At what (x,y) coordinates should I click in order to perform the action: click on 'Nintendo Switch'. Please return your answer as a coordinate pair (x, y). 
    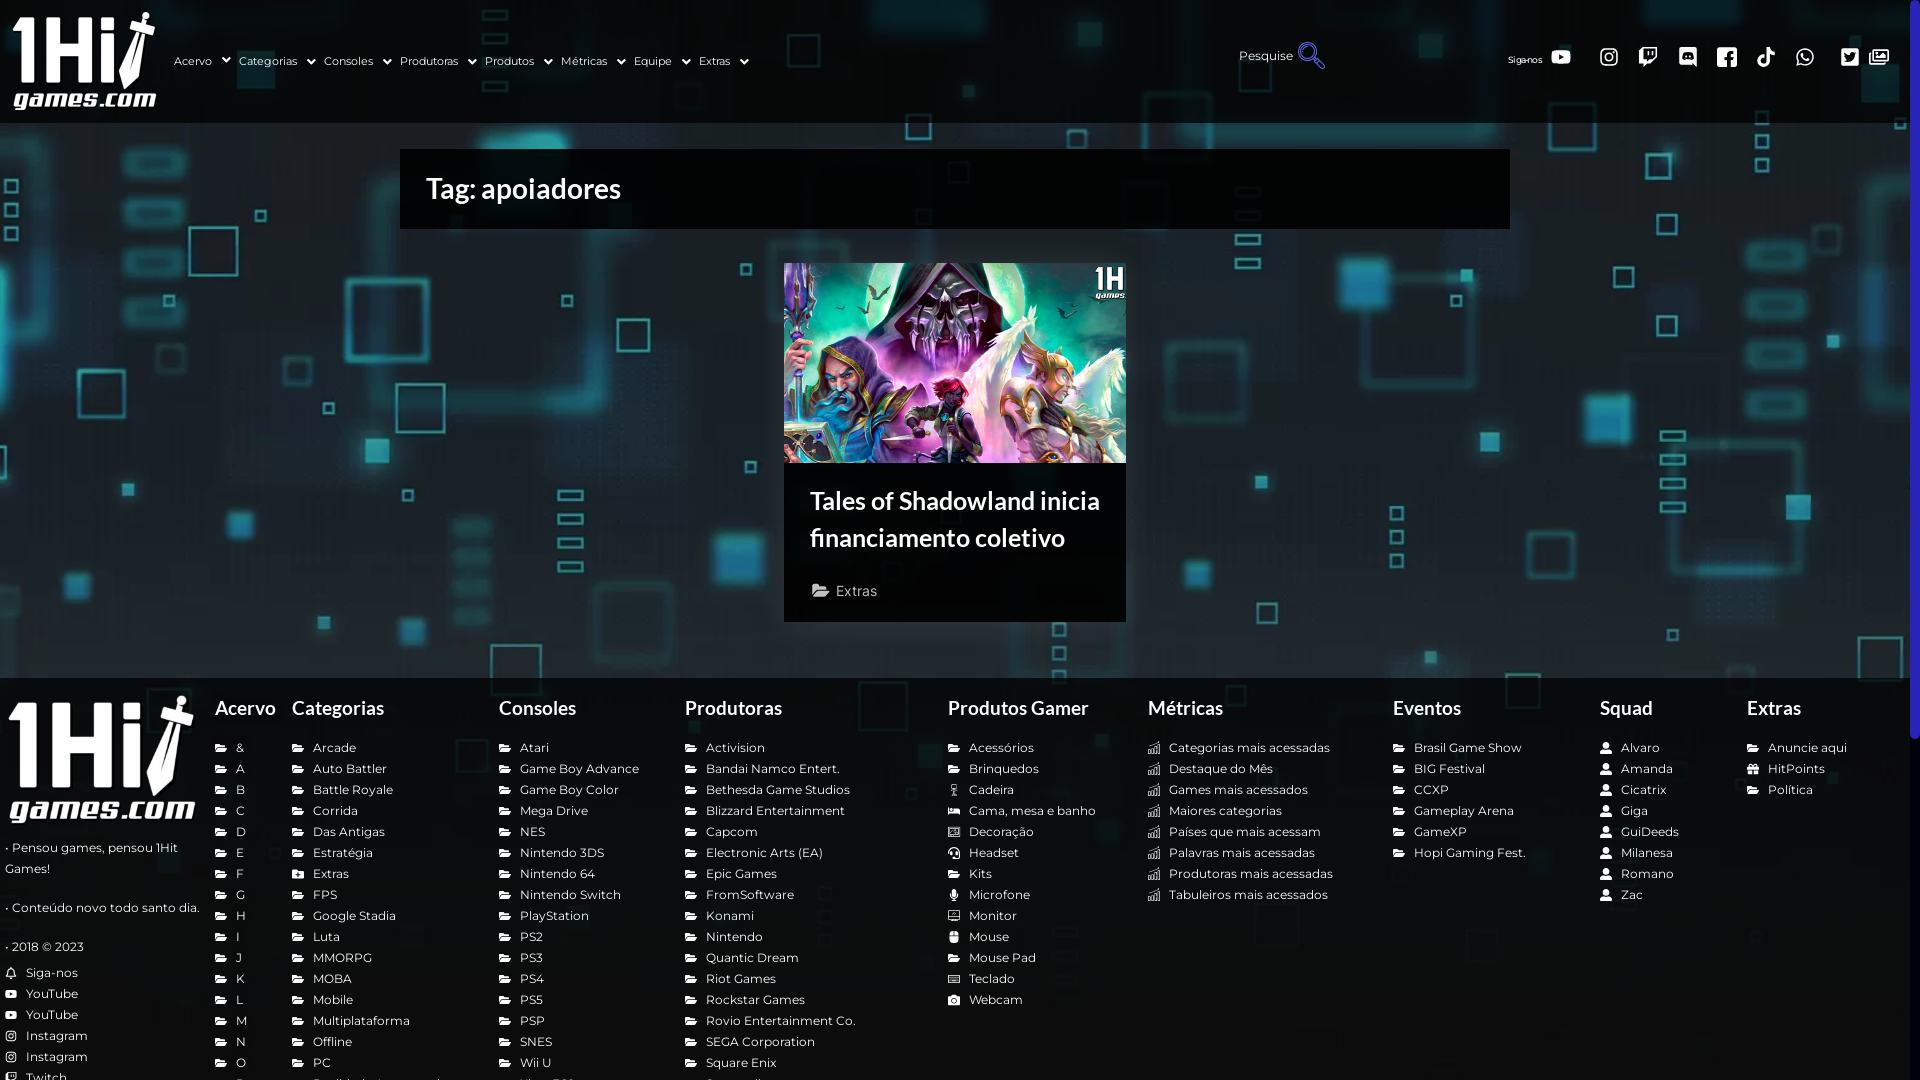
    Looking at the image, I should click on (499, 893).